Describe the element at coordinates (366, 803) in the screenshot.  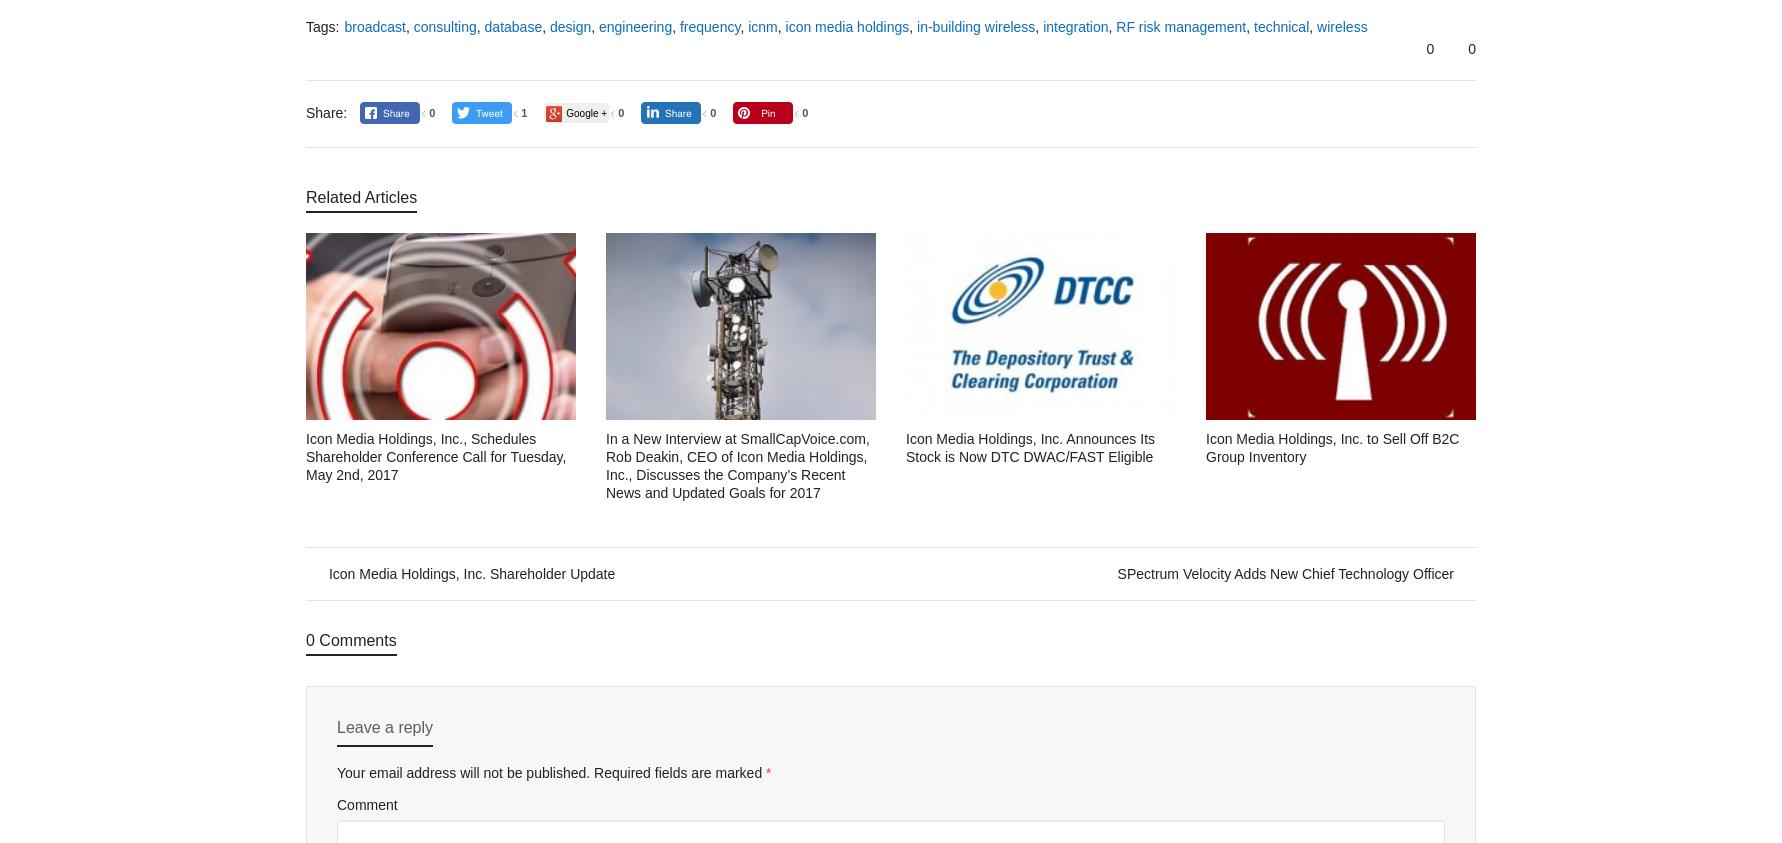
I see `'Comment'` at that location.